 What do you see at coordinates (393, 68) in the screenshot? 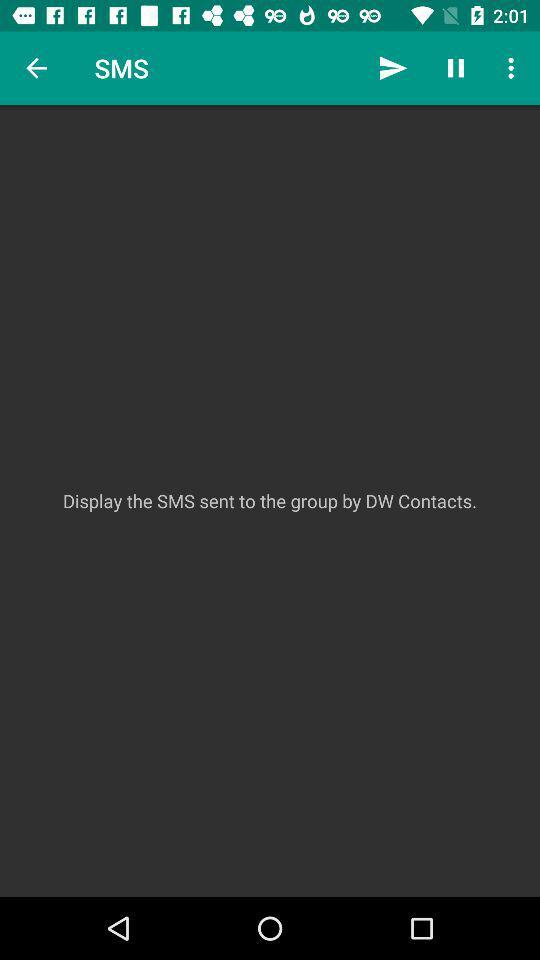
I see `item to the right of the sms` at bounding box center [393, 68].